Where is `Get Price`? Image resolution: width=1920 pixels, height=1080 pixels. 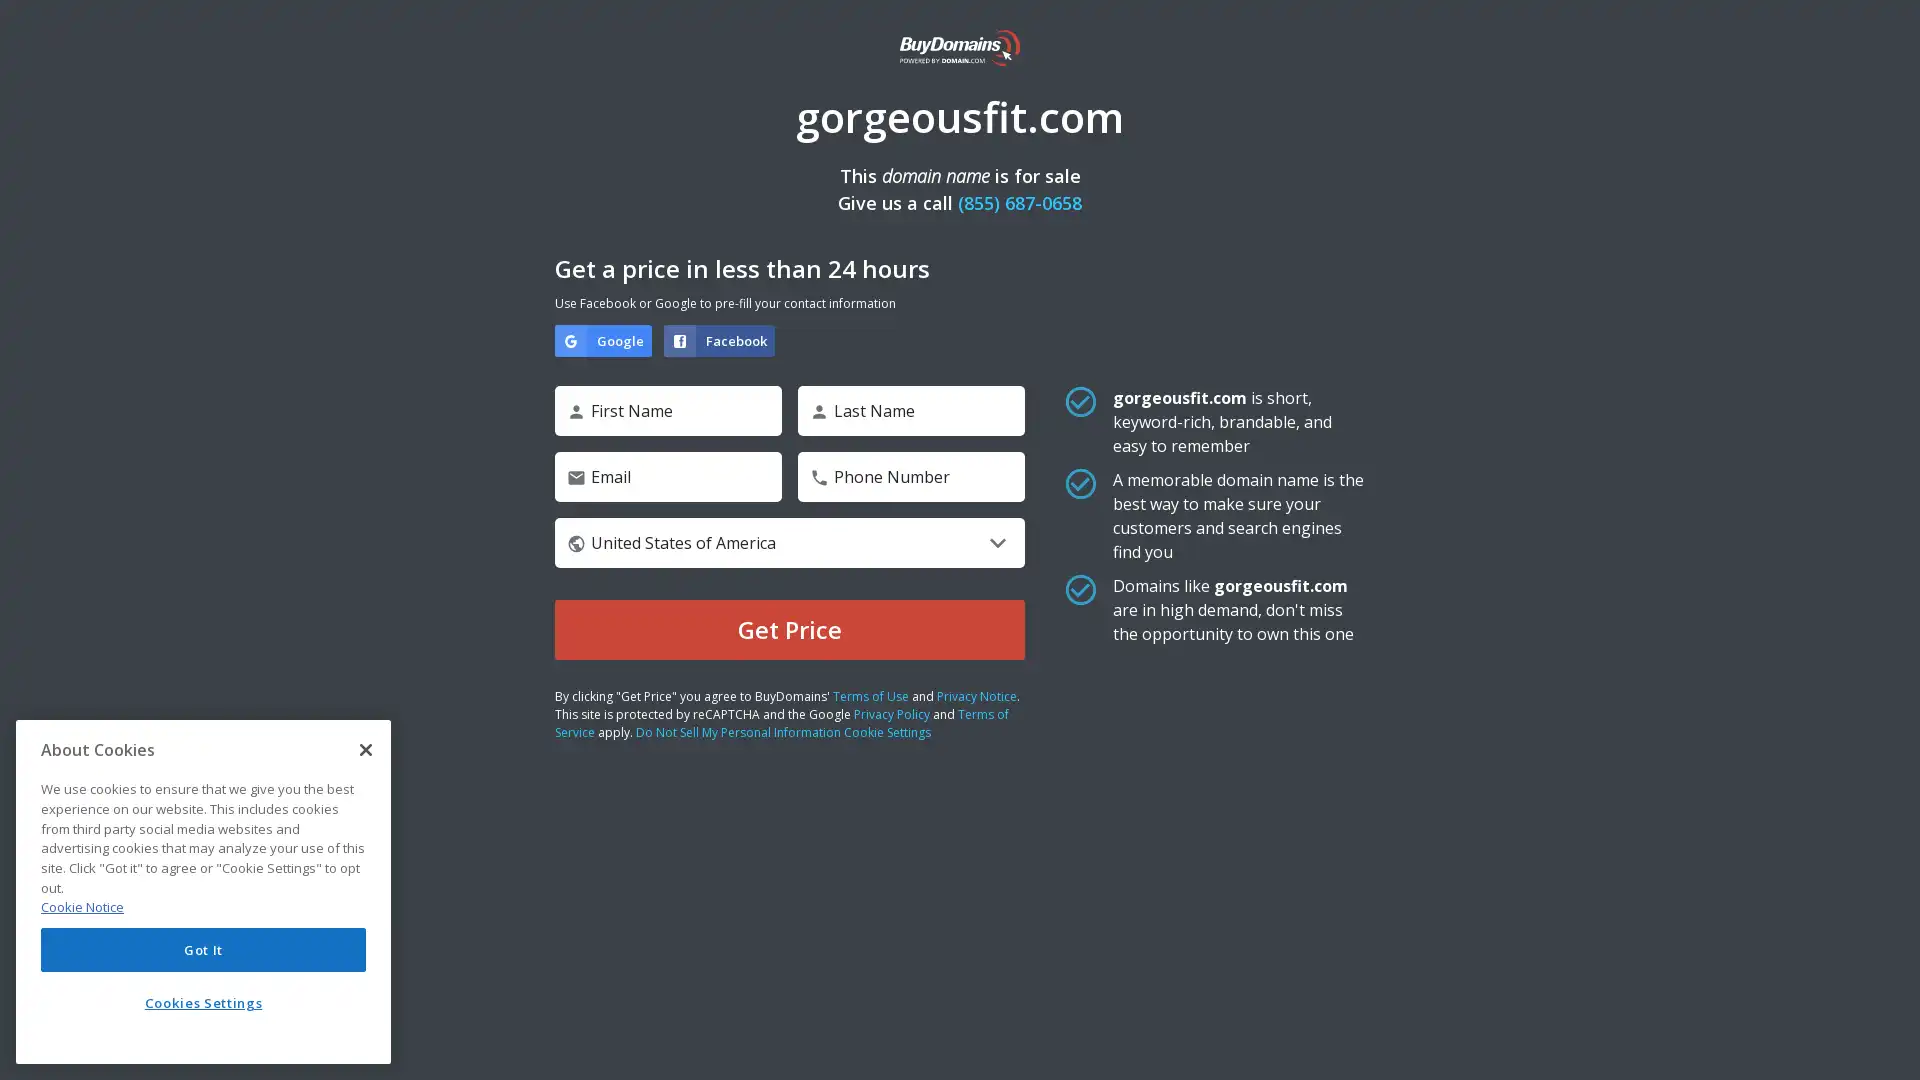
Get Price is located at coordinates (789, 628).